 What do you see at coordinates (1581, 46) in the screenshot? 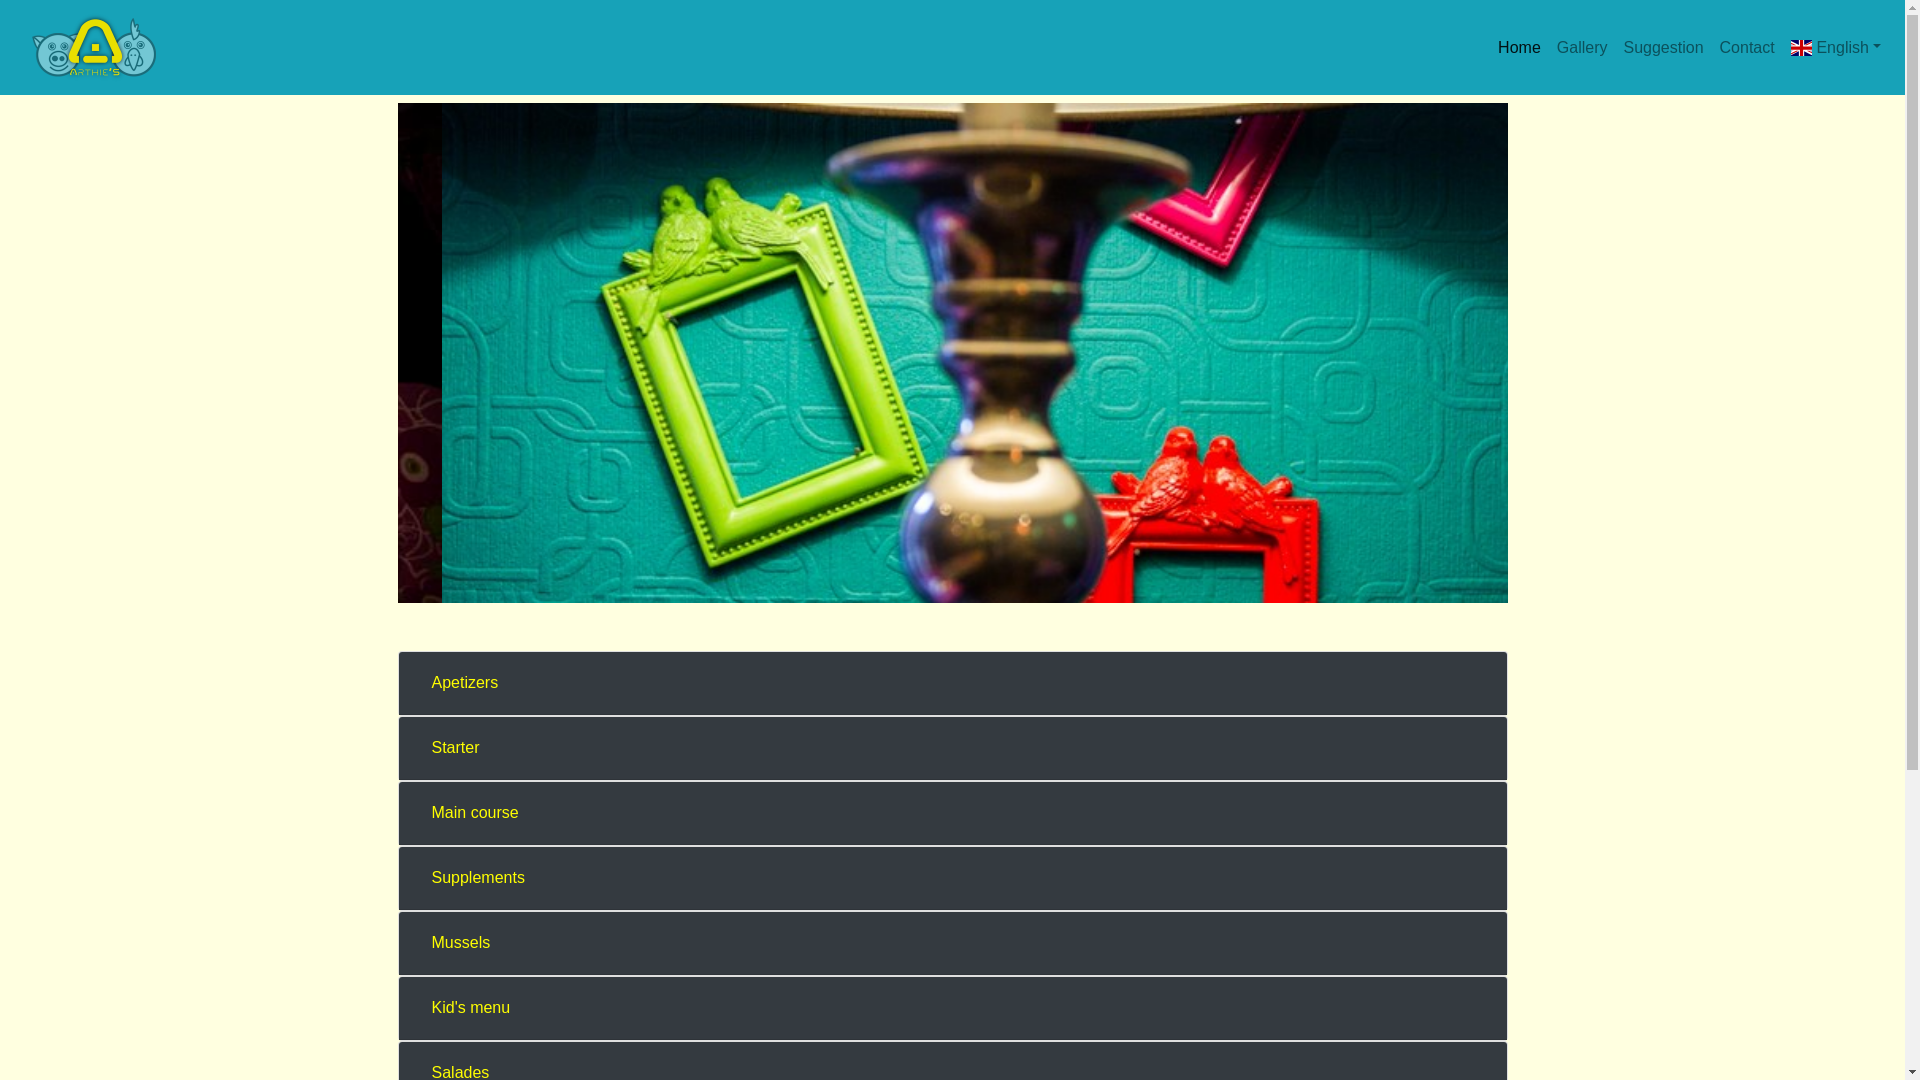
I see `'Gallery'` at bounding box center [1581, 46].